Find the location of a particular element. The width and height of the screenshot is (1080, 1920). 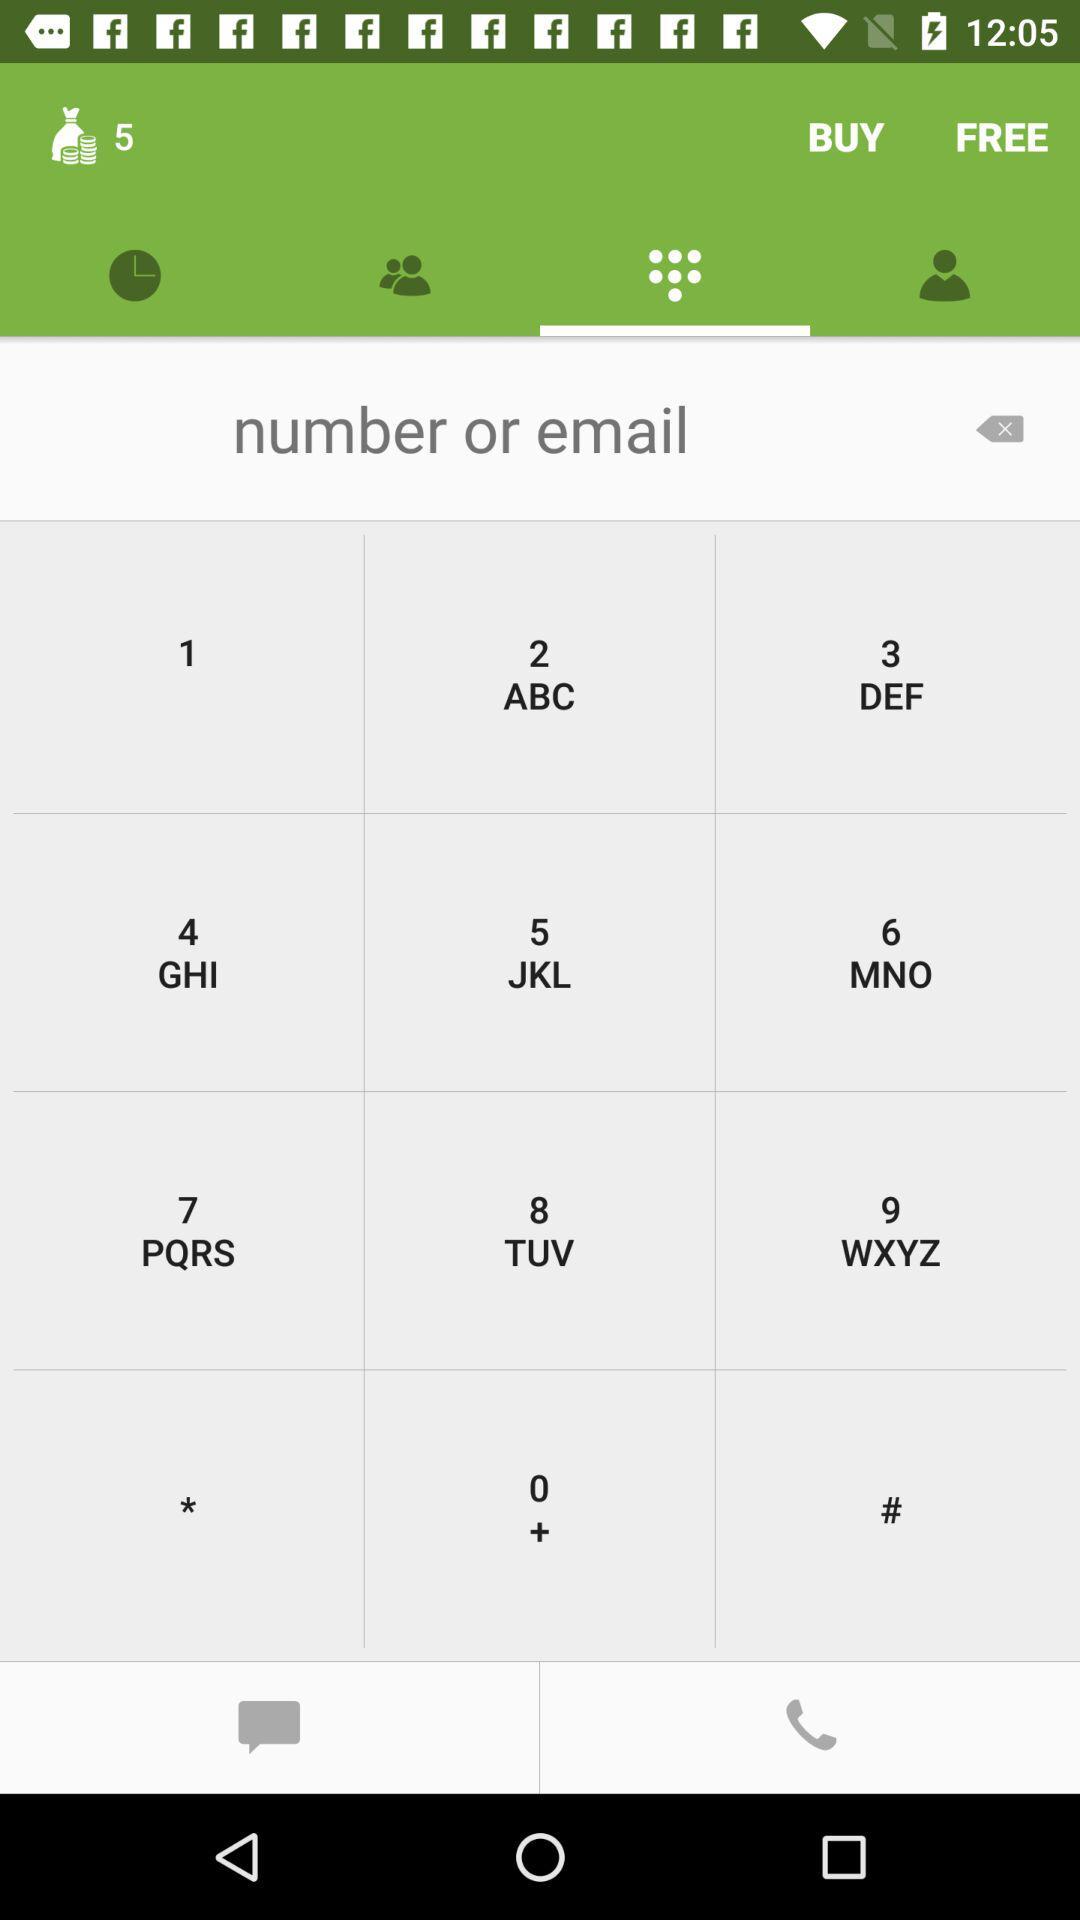

8 is located at coordinates (538, 1229).